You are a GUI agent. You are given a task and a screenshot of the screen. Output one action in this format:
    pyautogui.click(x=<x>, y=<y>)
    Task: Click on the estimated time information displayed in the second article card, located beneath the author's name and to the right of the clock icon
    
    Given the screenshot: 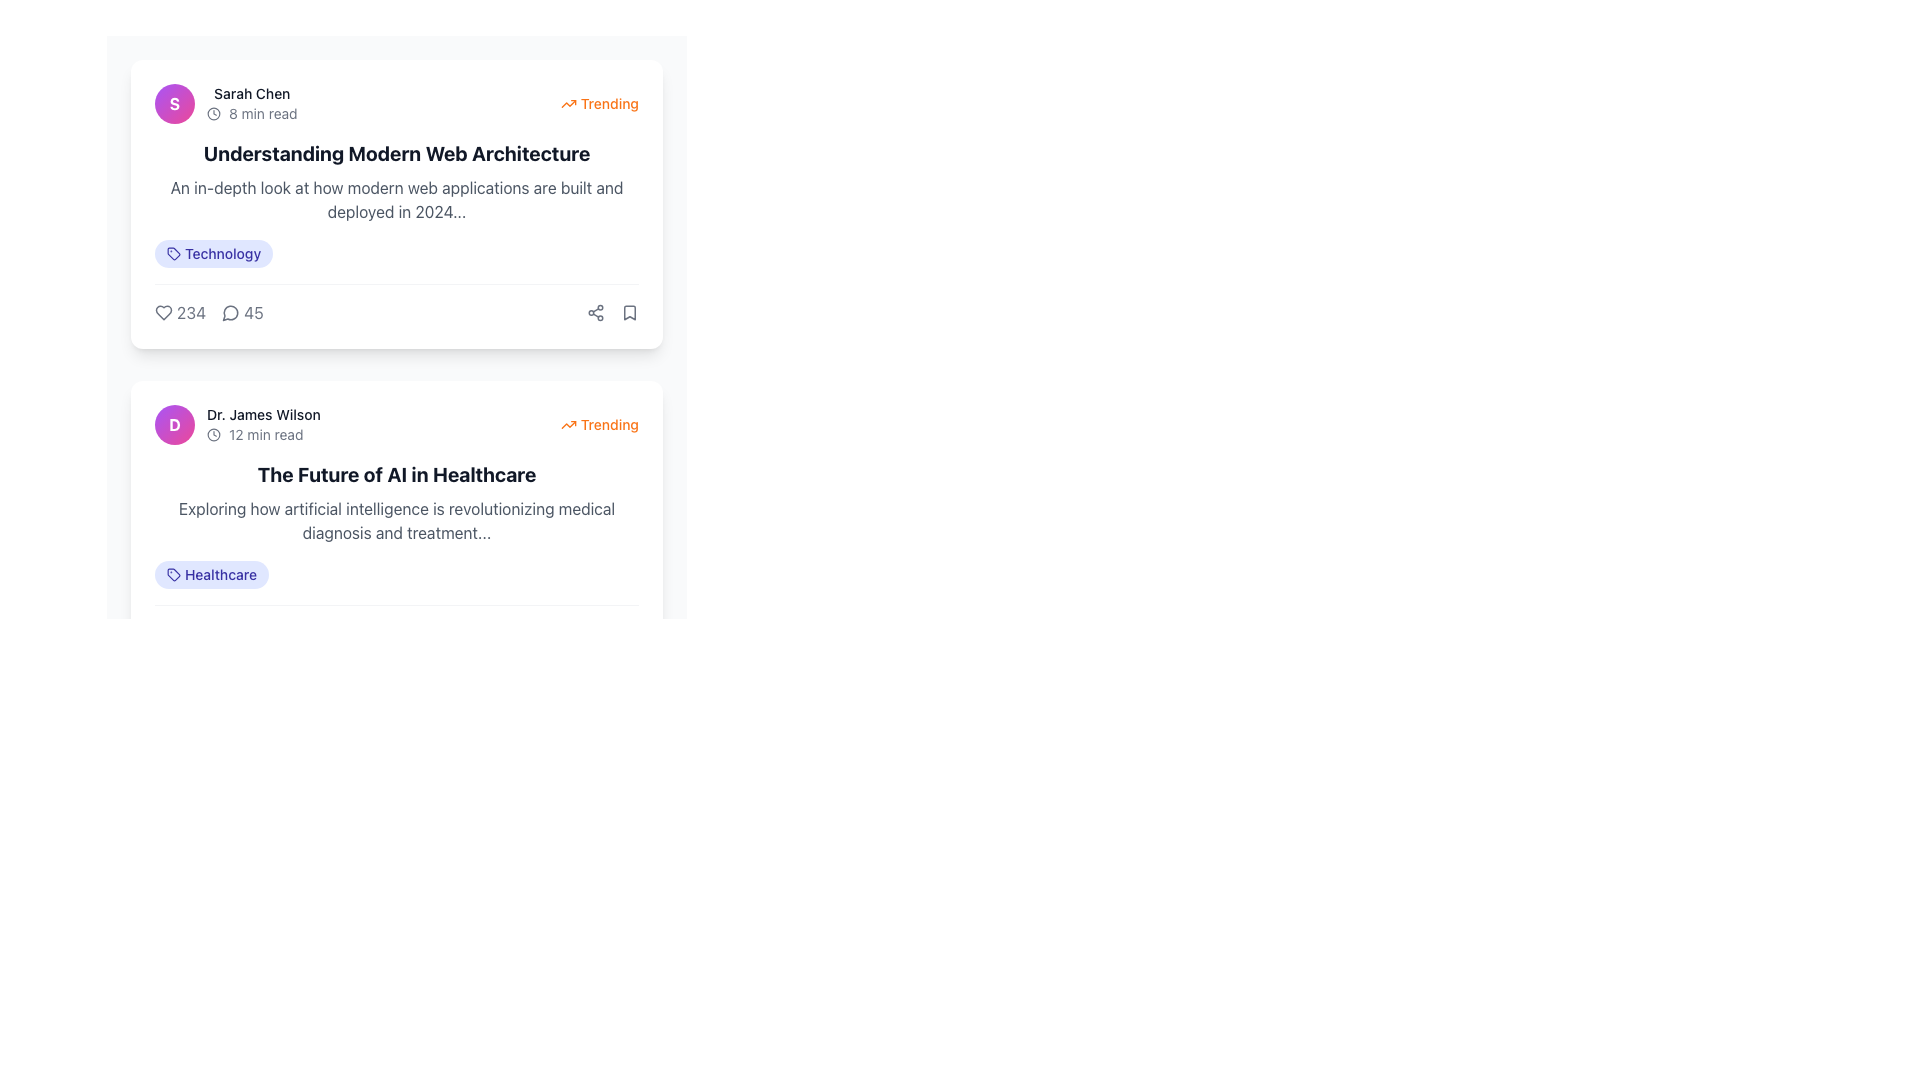 What is the action you would take?
    pyautogui.click(x=265, y=434)
    